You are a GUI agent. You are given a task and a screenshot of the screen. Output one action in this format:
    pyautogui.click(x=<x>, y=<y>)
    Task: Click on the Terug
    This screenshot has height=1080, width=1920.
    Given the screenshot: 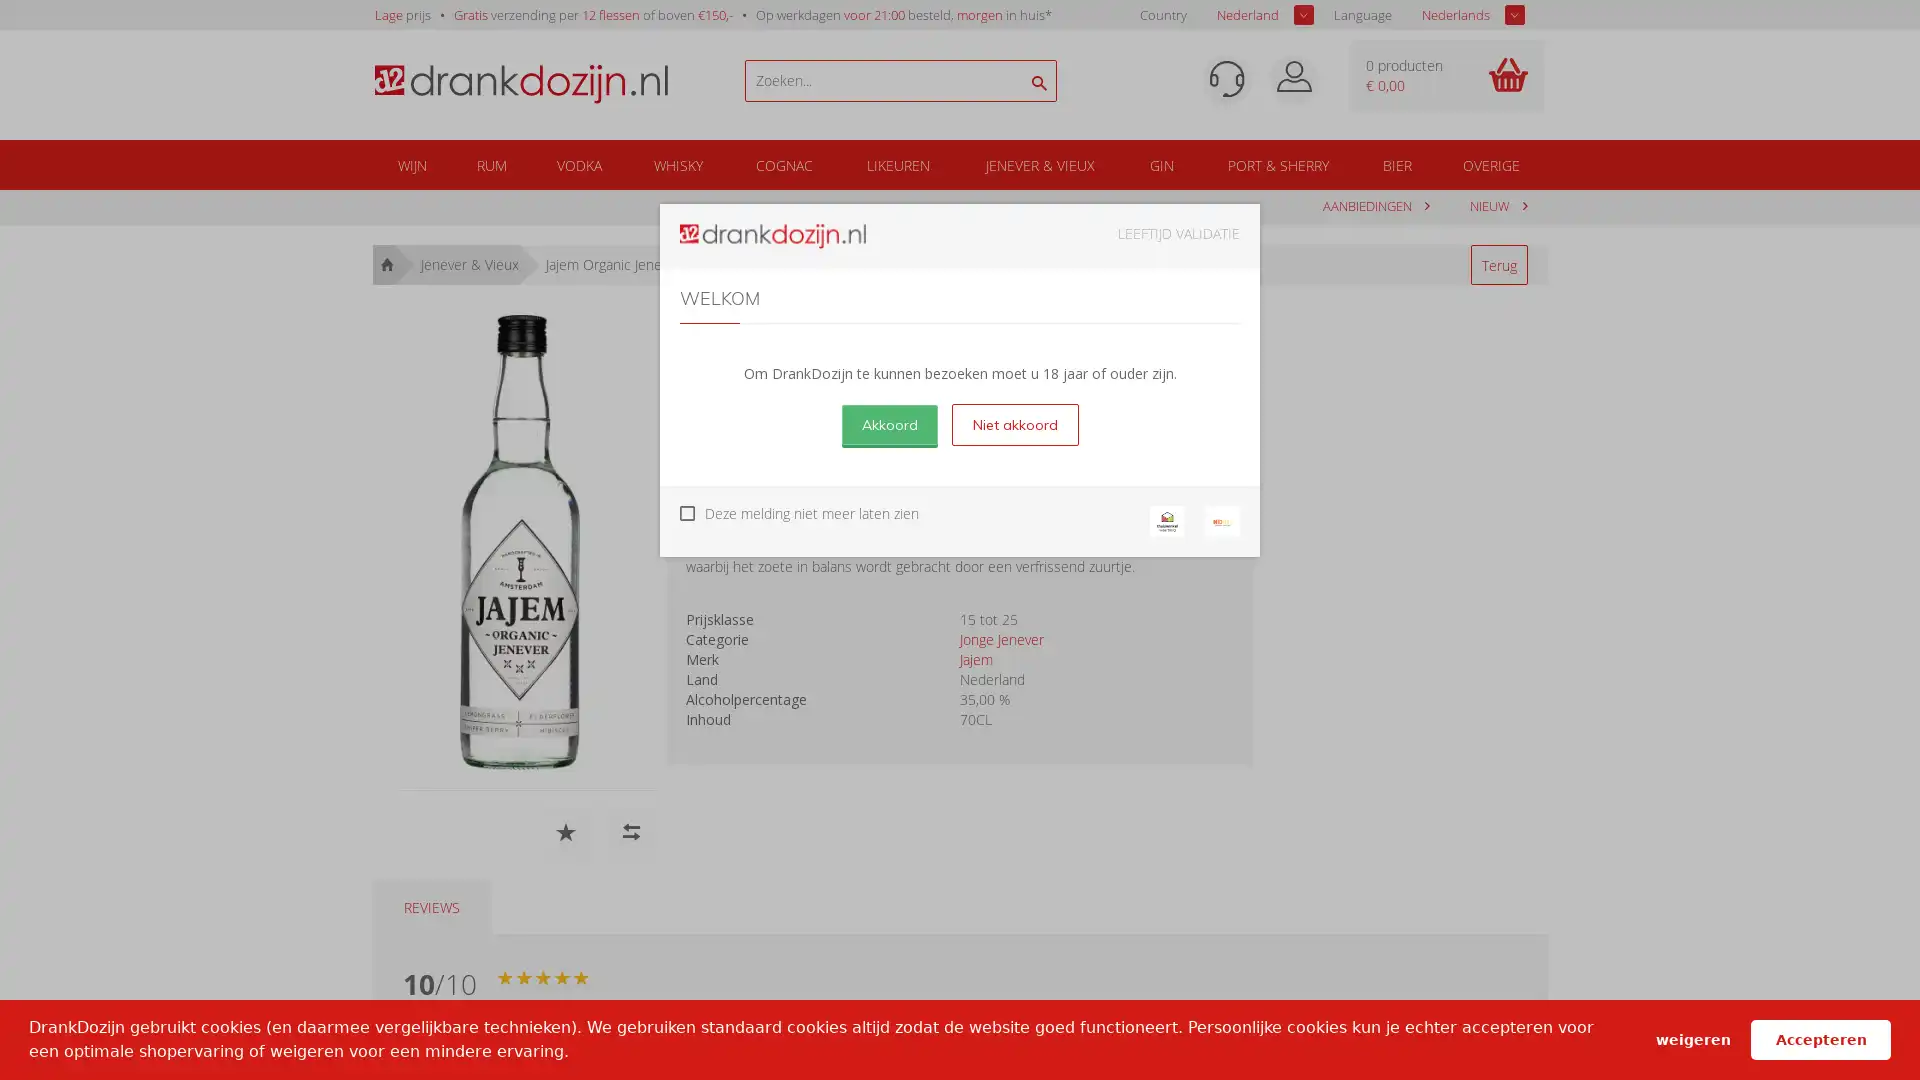 What is the action you would take?
    pyautogui.click(x=1498, y=264)
    